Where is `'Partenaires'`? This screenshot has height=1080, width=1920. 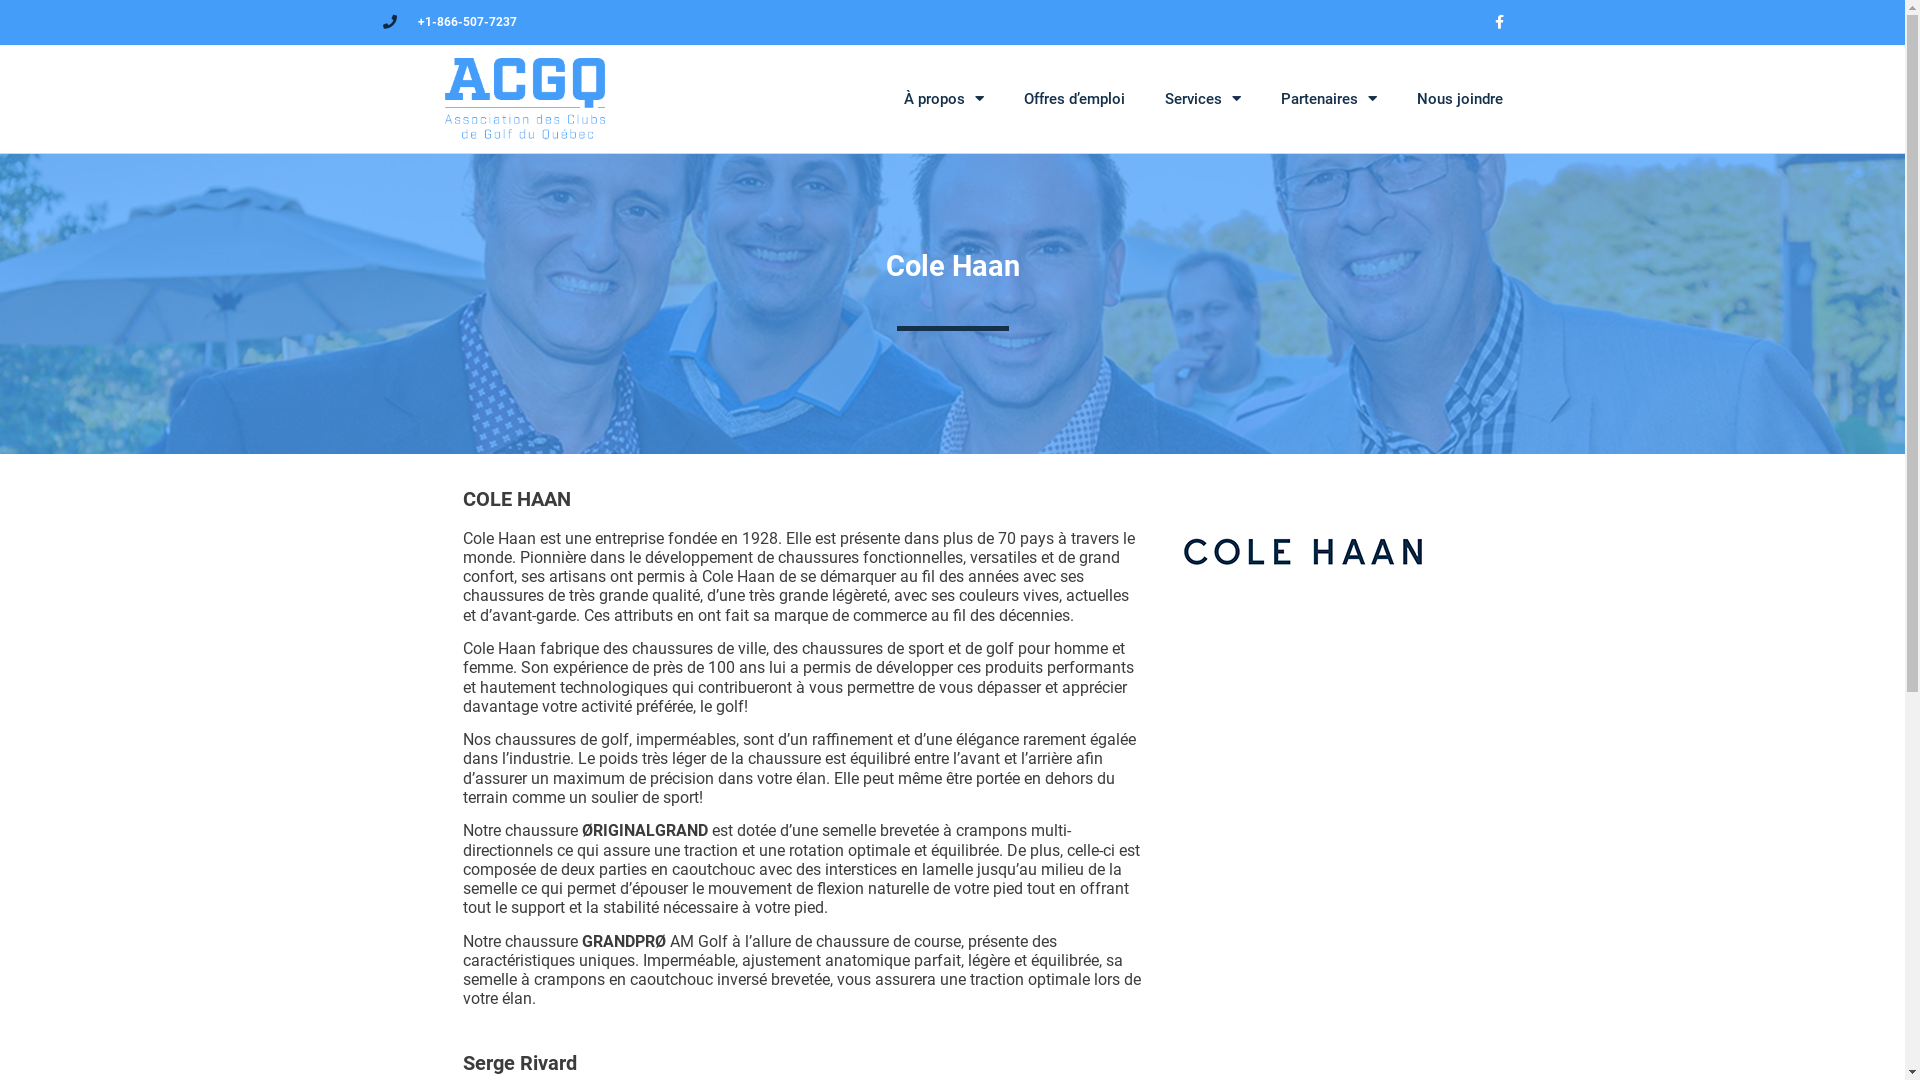 'Partenaires' is located at coordinates (1328, 99).